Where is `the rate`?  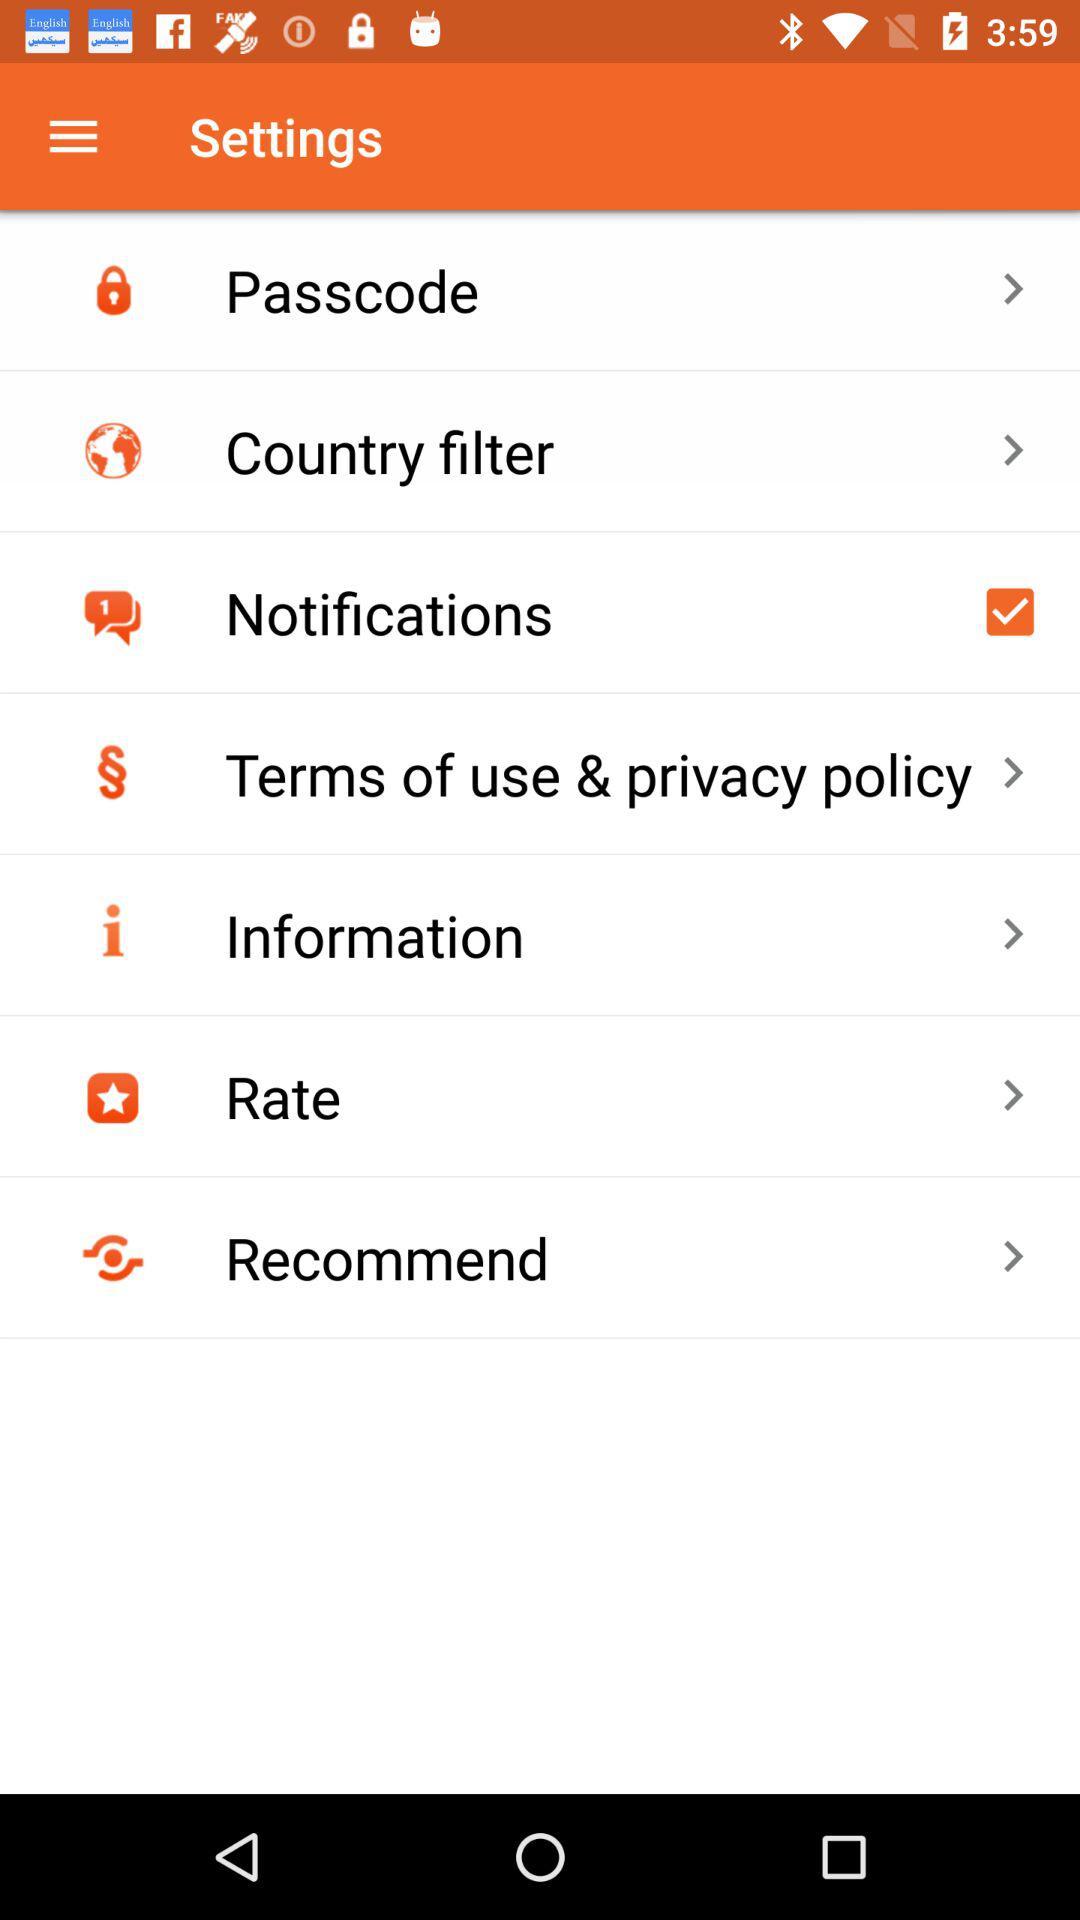 the rate is located at coordinates (611, 1095).